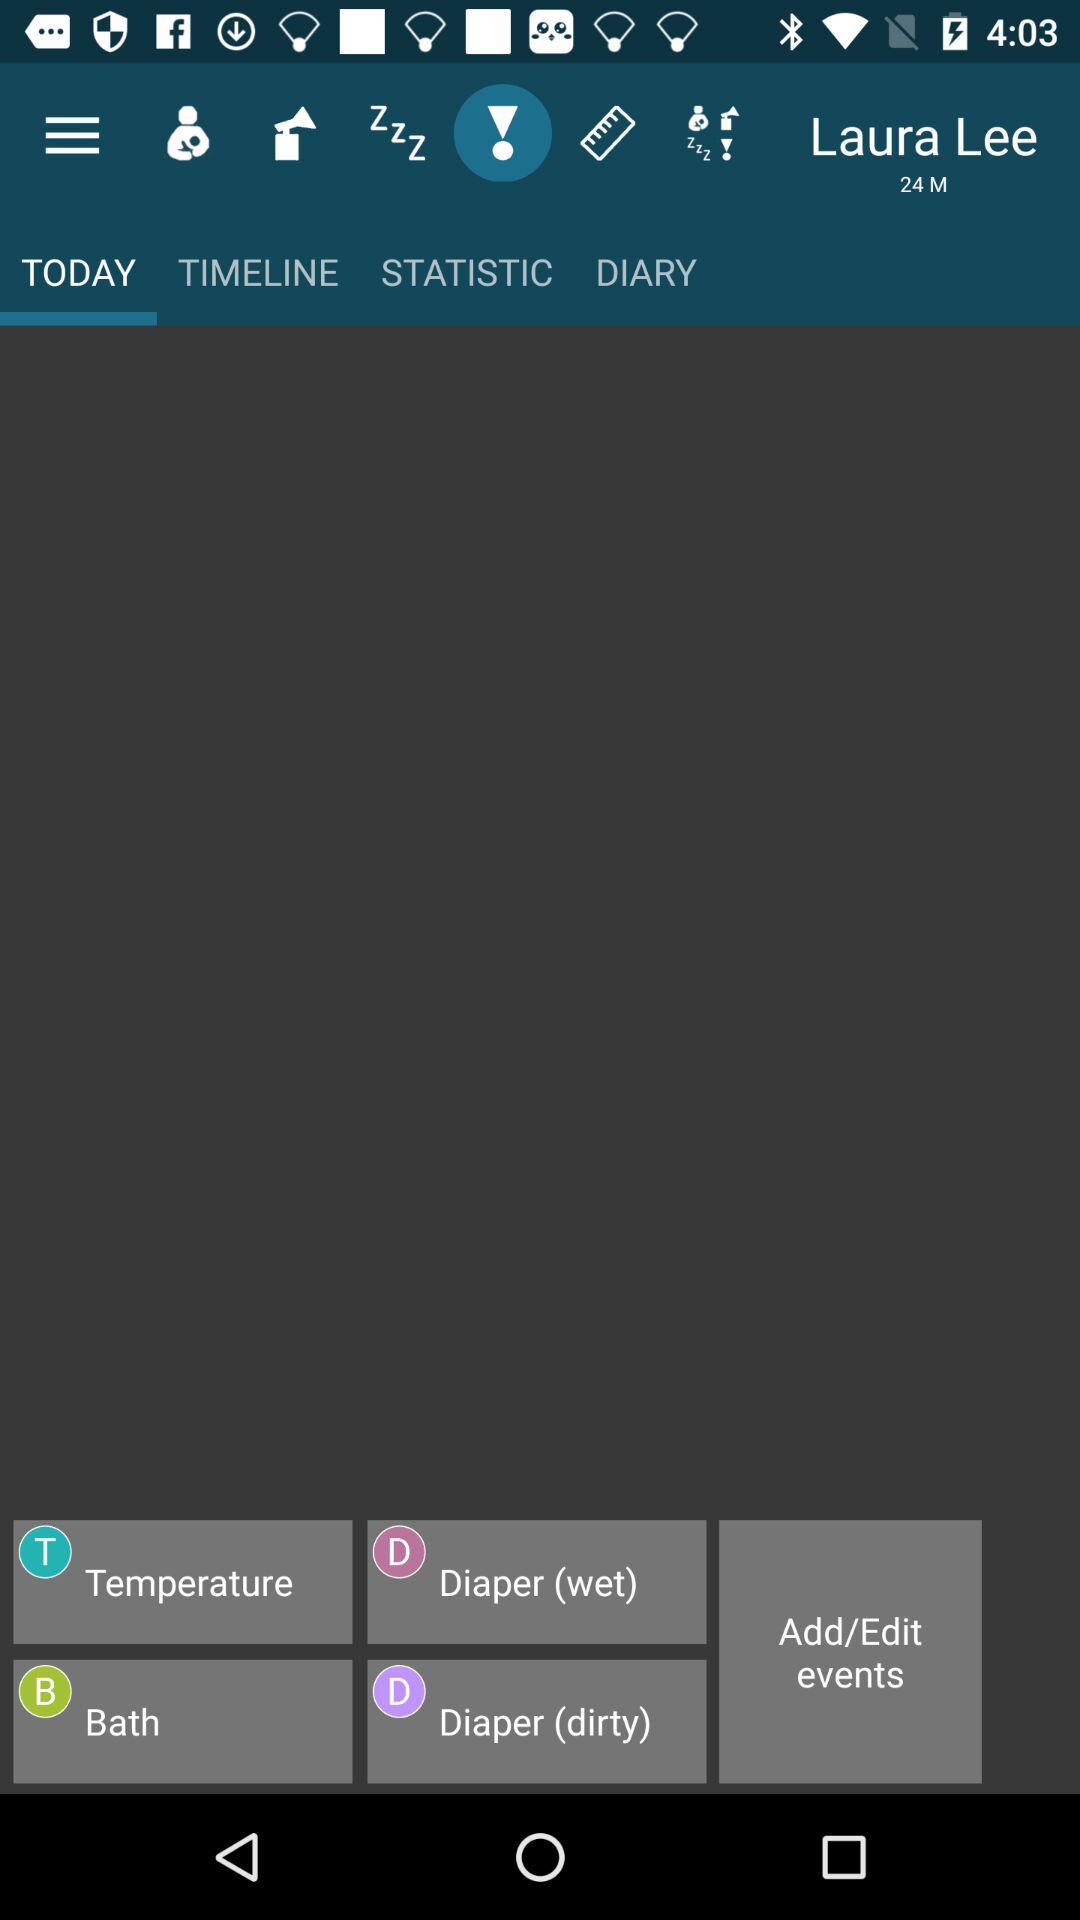  I want to click on the more icon, so click(711, 131).